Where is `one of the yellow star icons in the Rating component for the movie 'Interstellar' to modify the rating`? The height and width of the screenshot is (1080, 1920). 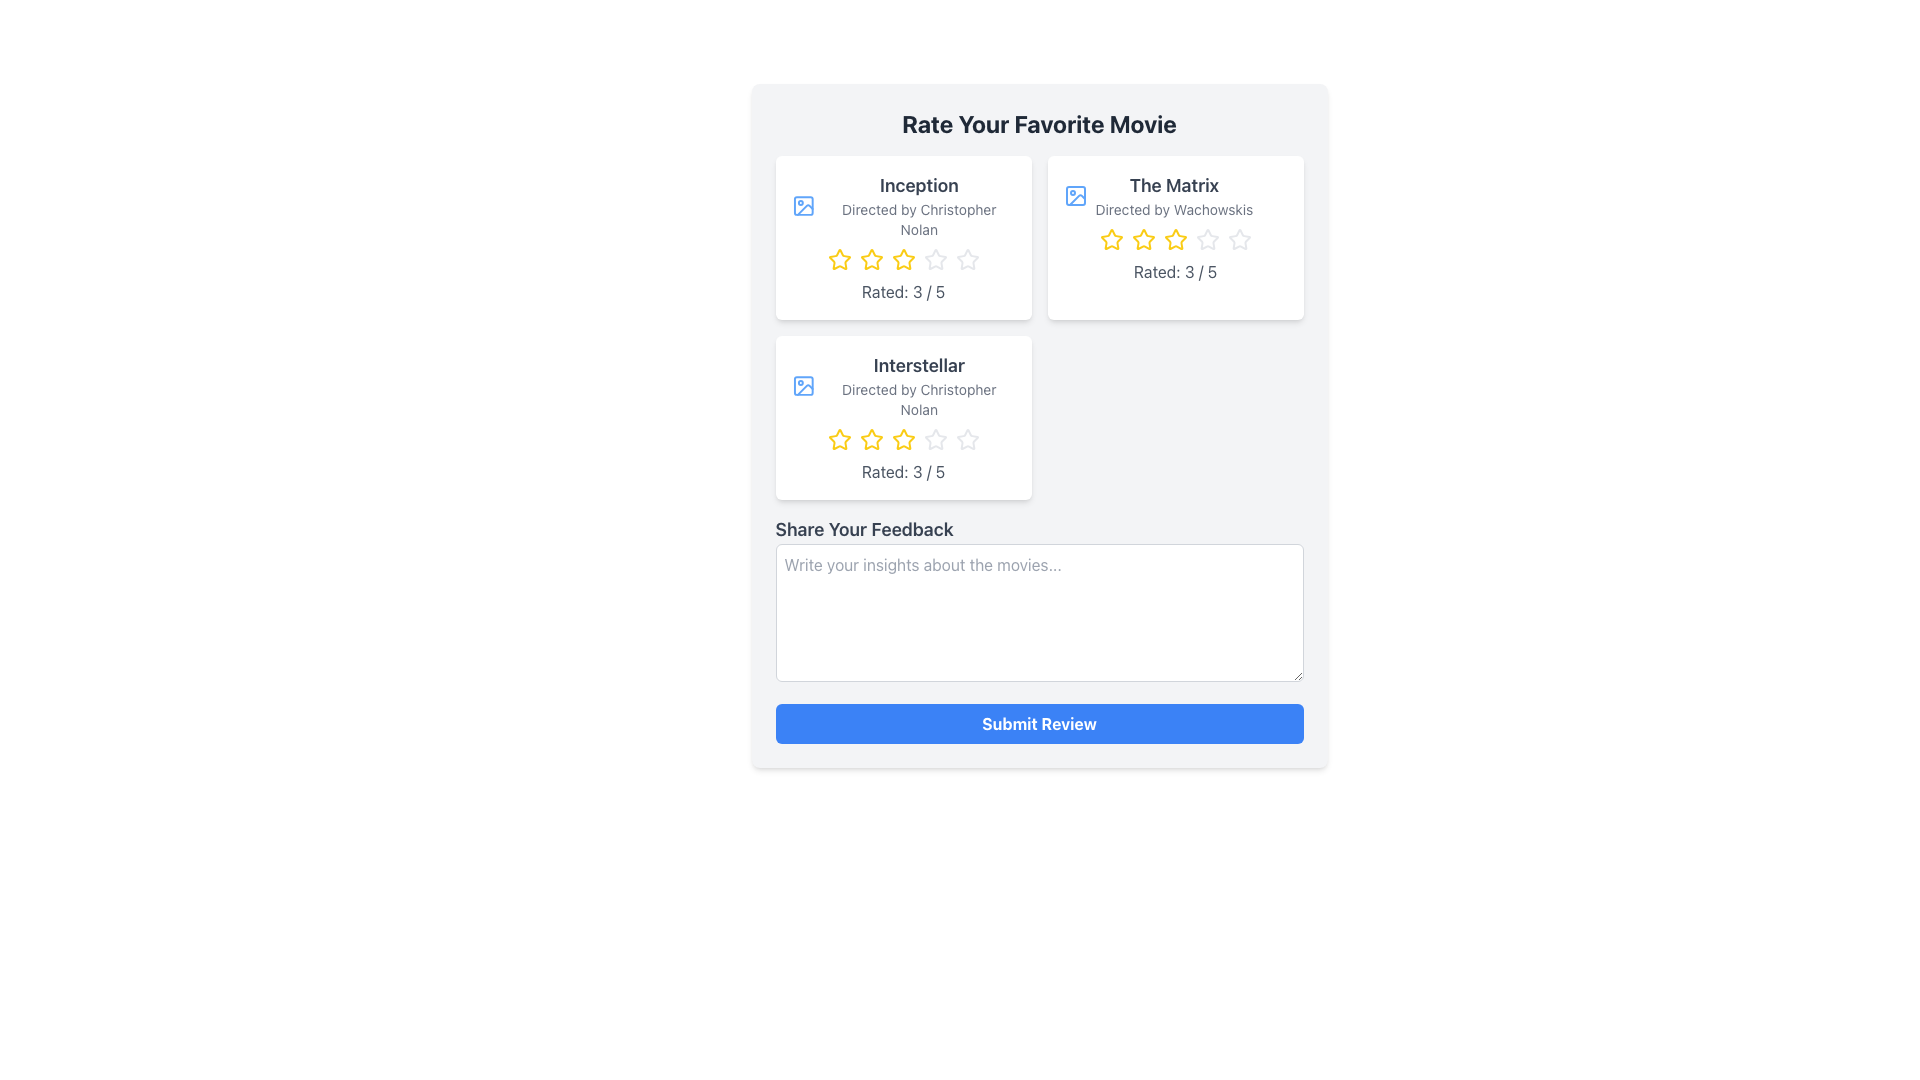 one of the yellow star icons in the Rating component for the movie 'Interstellar' to modify the rating is located at coordinates (902, 438).